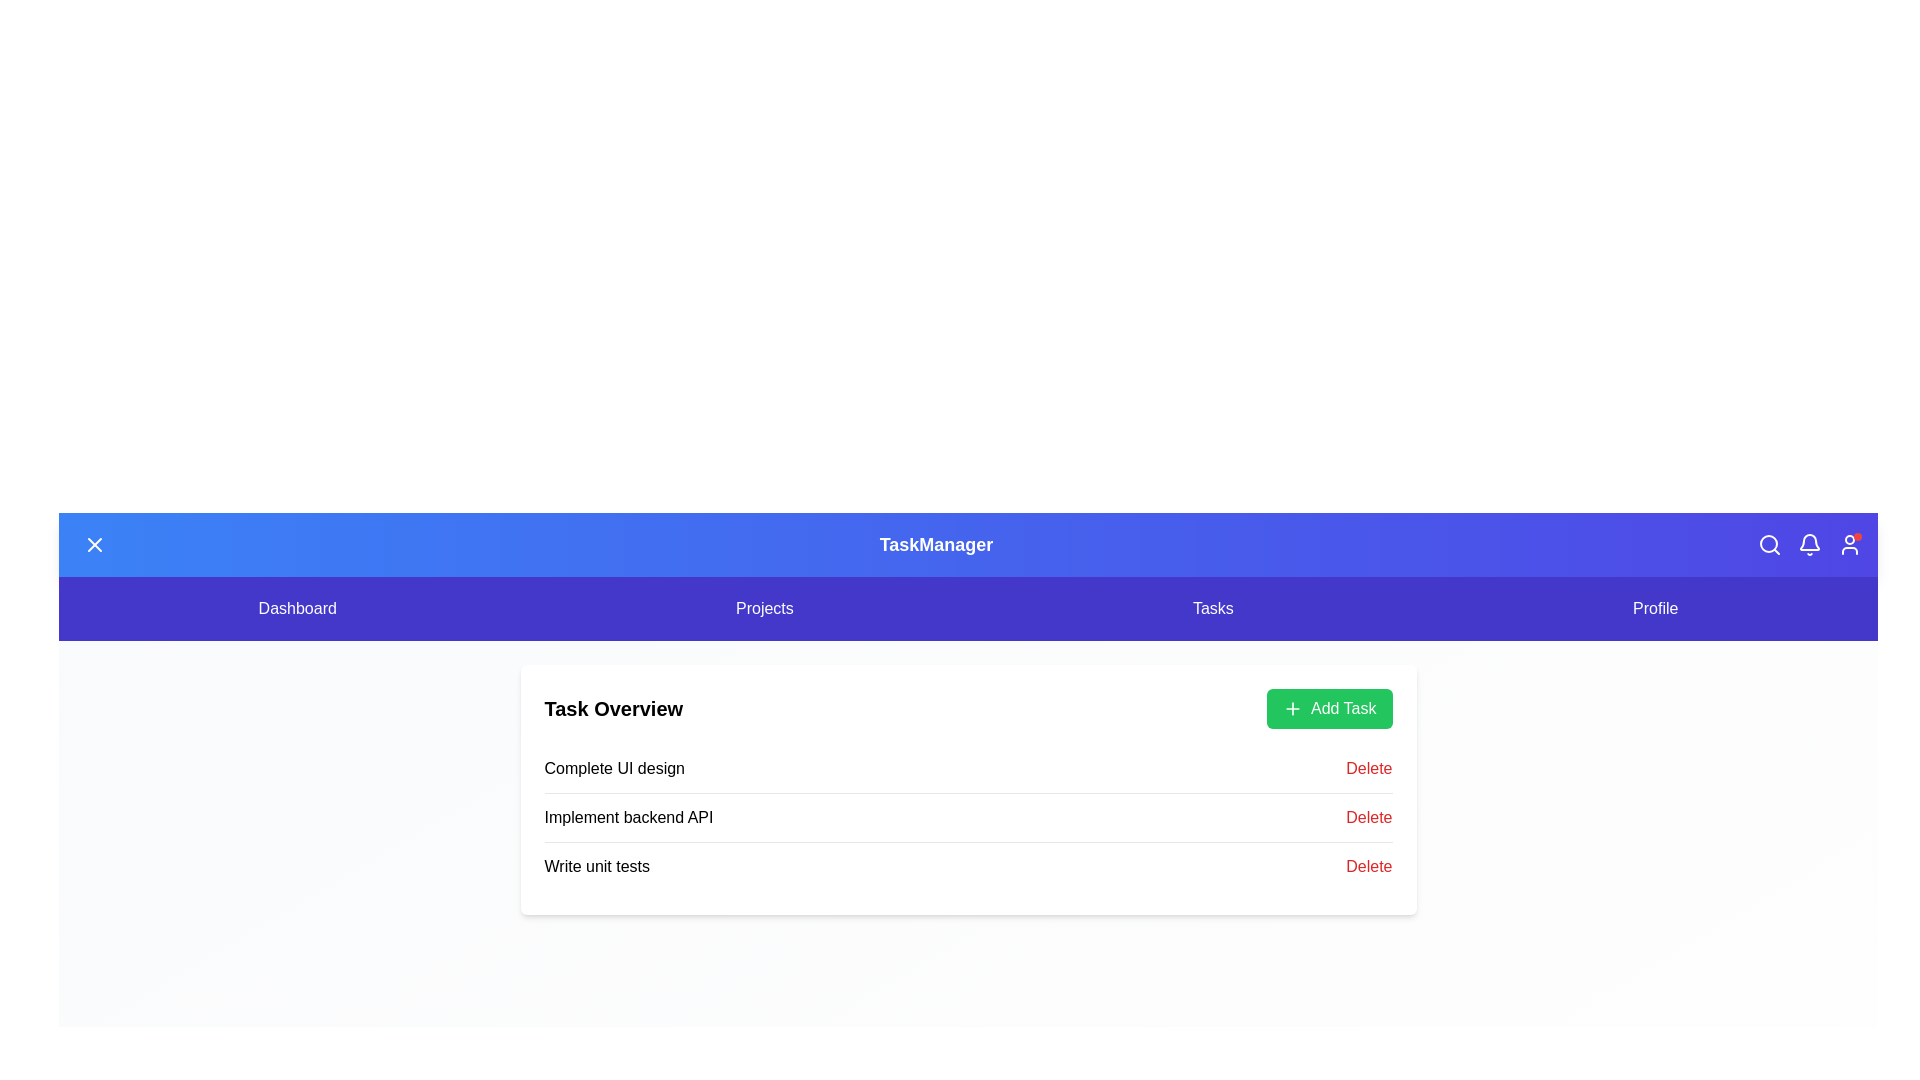 Image resolution: width=1920 pixels, height=1080 pixels. I want to click on the delete button for the task Complete UI design, so click(1368, 767).